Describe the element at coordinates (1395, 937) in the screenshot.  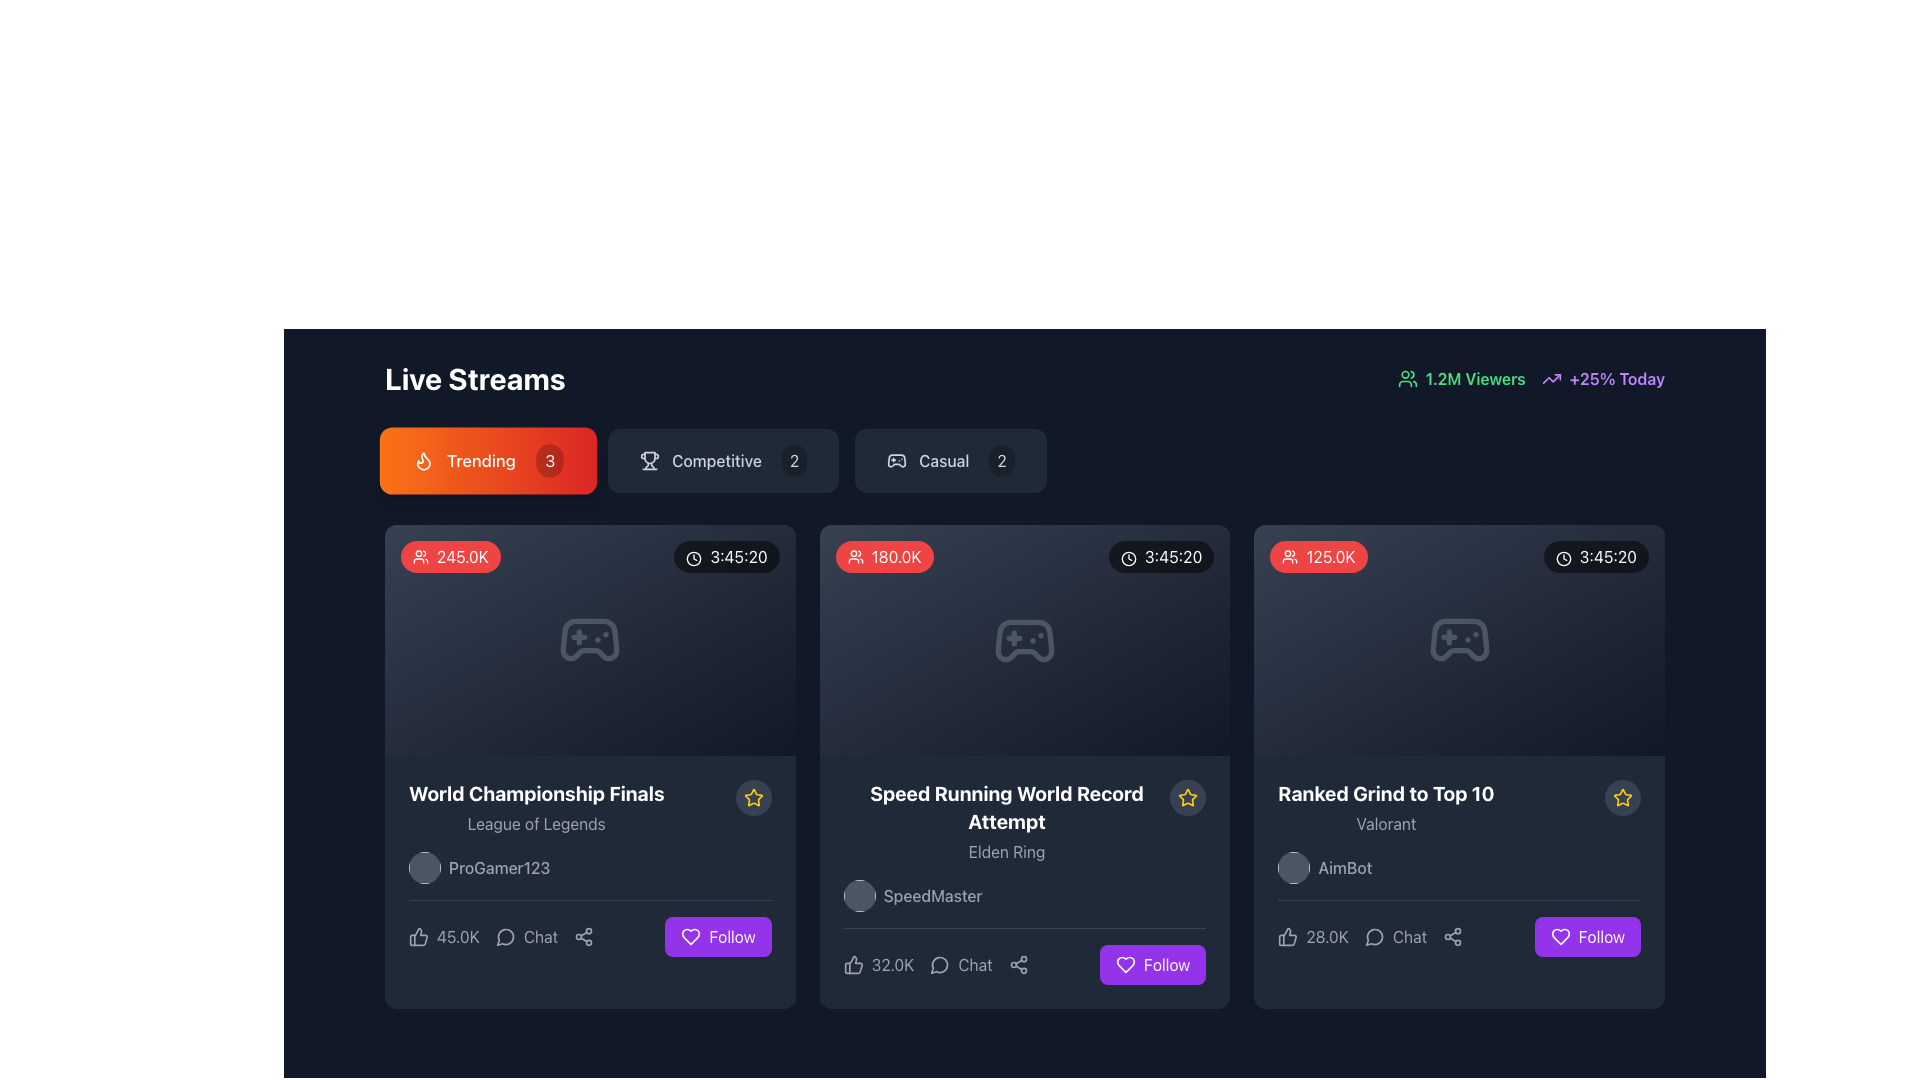
I see `the interactive text button labeled 'Chat' which is positioned between the 'likes' indicator and the 'share' icon in the bottom section of the 'Ranked Grind to Top 10' card` at that location.